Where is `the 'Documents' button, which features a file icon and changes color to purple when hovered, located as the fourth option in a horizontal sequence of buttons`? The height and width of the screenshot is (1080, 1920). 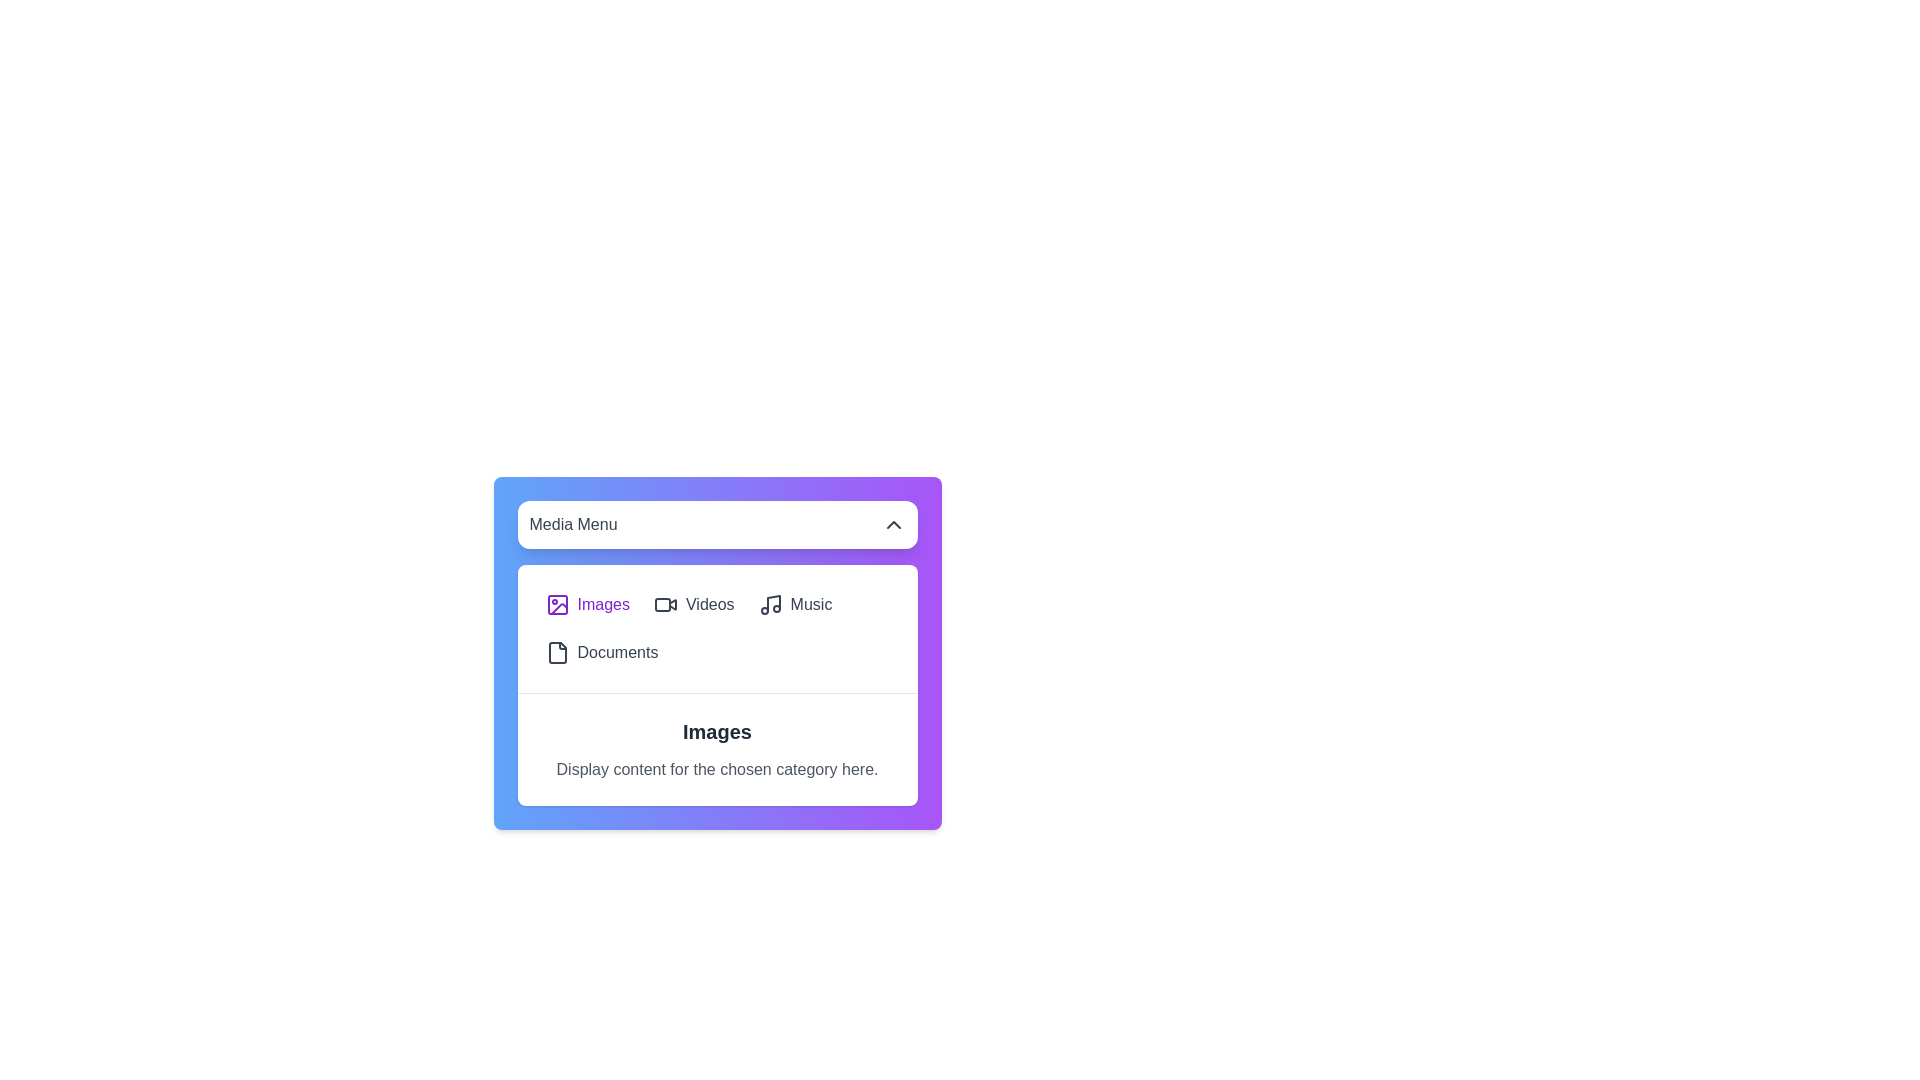
the 'Documents' button, which features a file icon and changes color to purple when hovered, located as the fourth option in a horizontal sequence of buttons is located at coordinates (600, 652).